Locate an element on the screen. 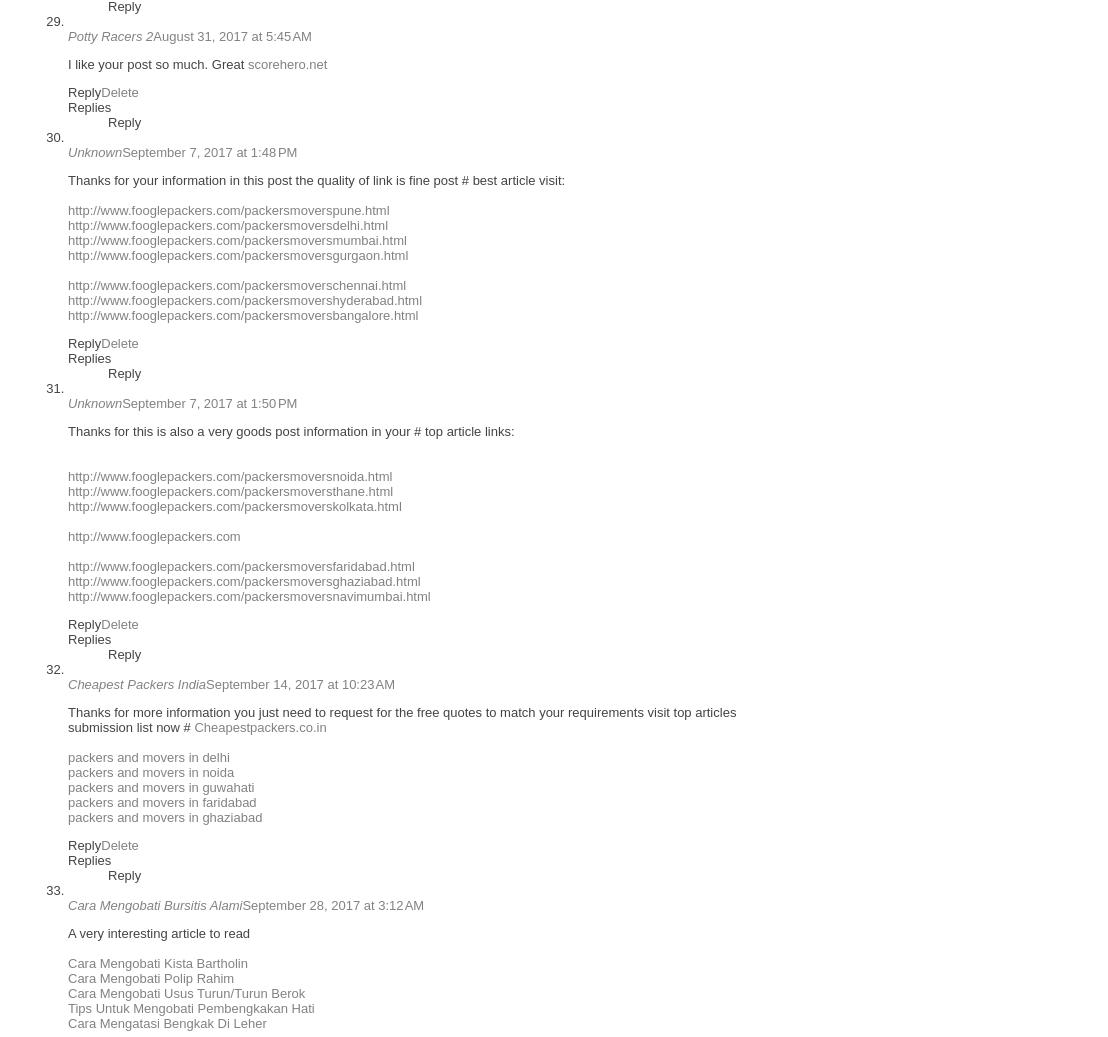  'http://www.fooglepackers.com/packersmoversmumbai.html' is located at coordinates (236, 239).